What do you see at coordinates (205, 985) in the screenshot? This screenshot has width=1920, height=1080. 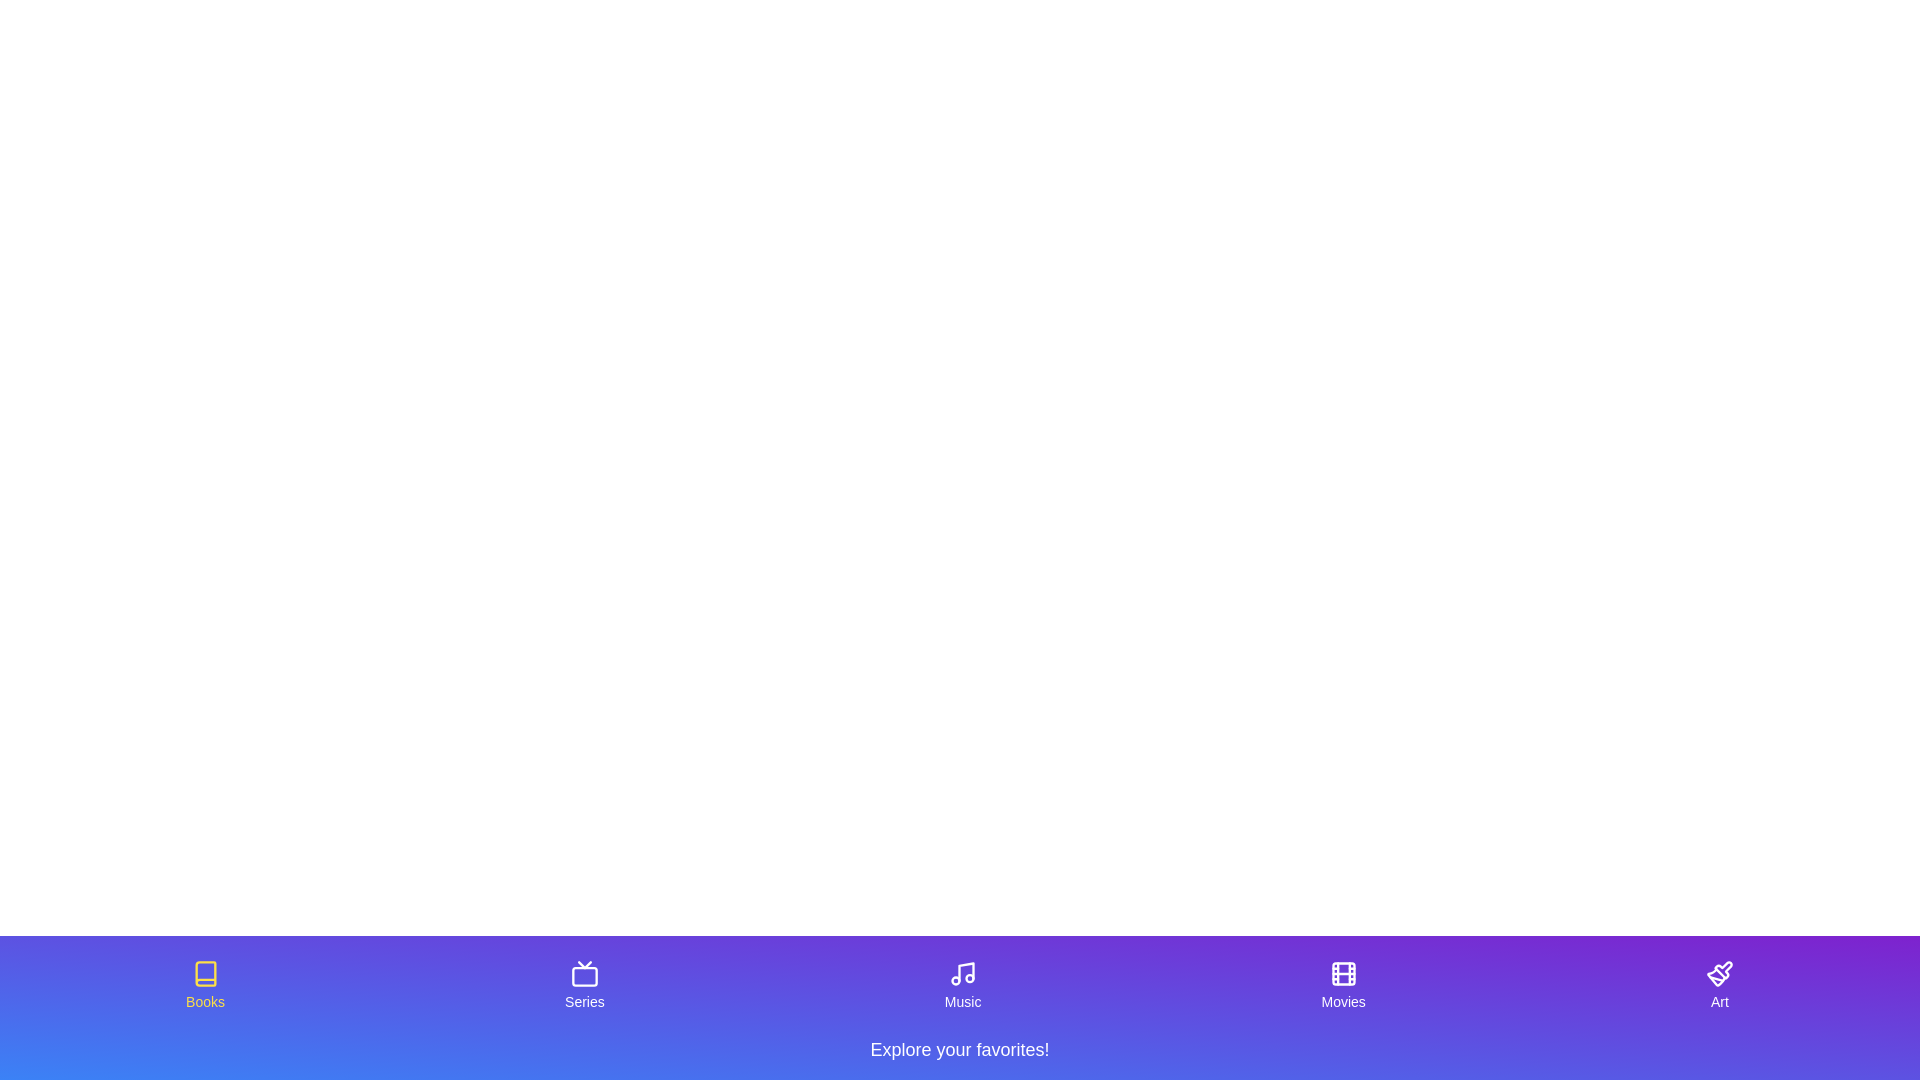 I see `the tab labeled 'Books' to observe its hover effect` at bounding box center [205, 985].